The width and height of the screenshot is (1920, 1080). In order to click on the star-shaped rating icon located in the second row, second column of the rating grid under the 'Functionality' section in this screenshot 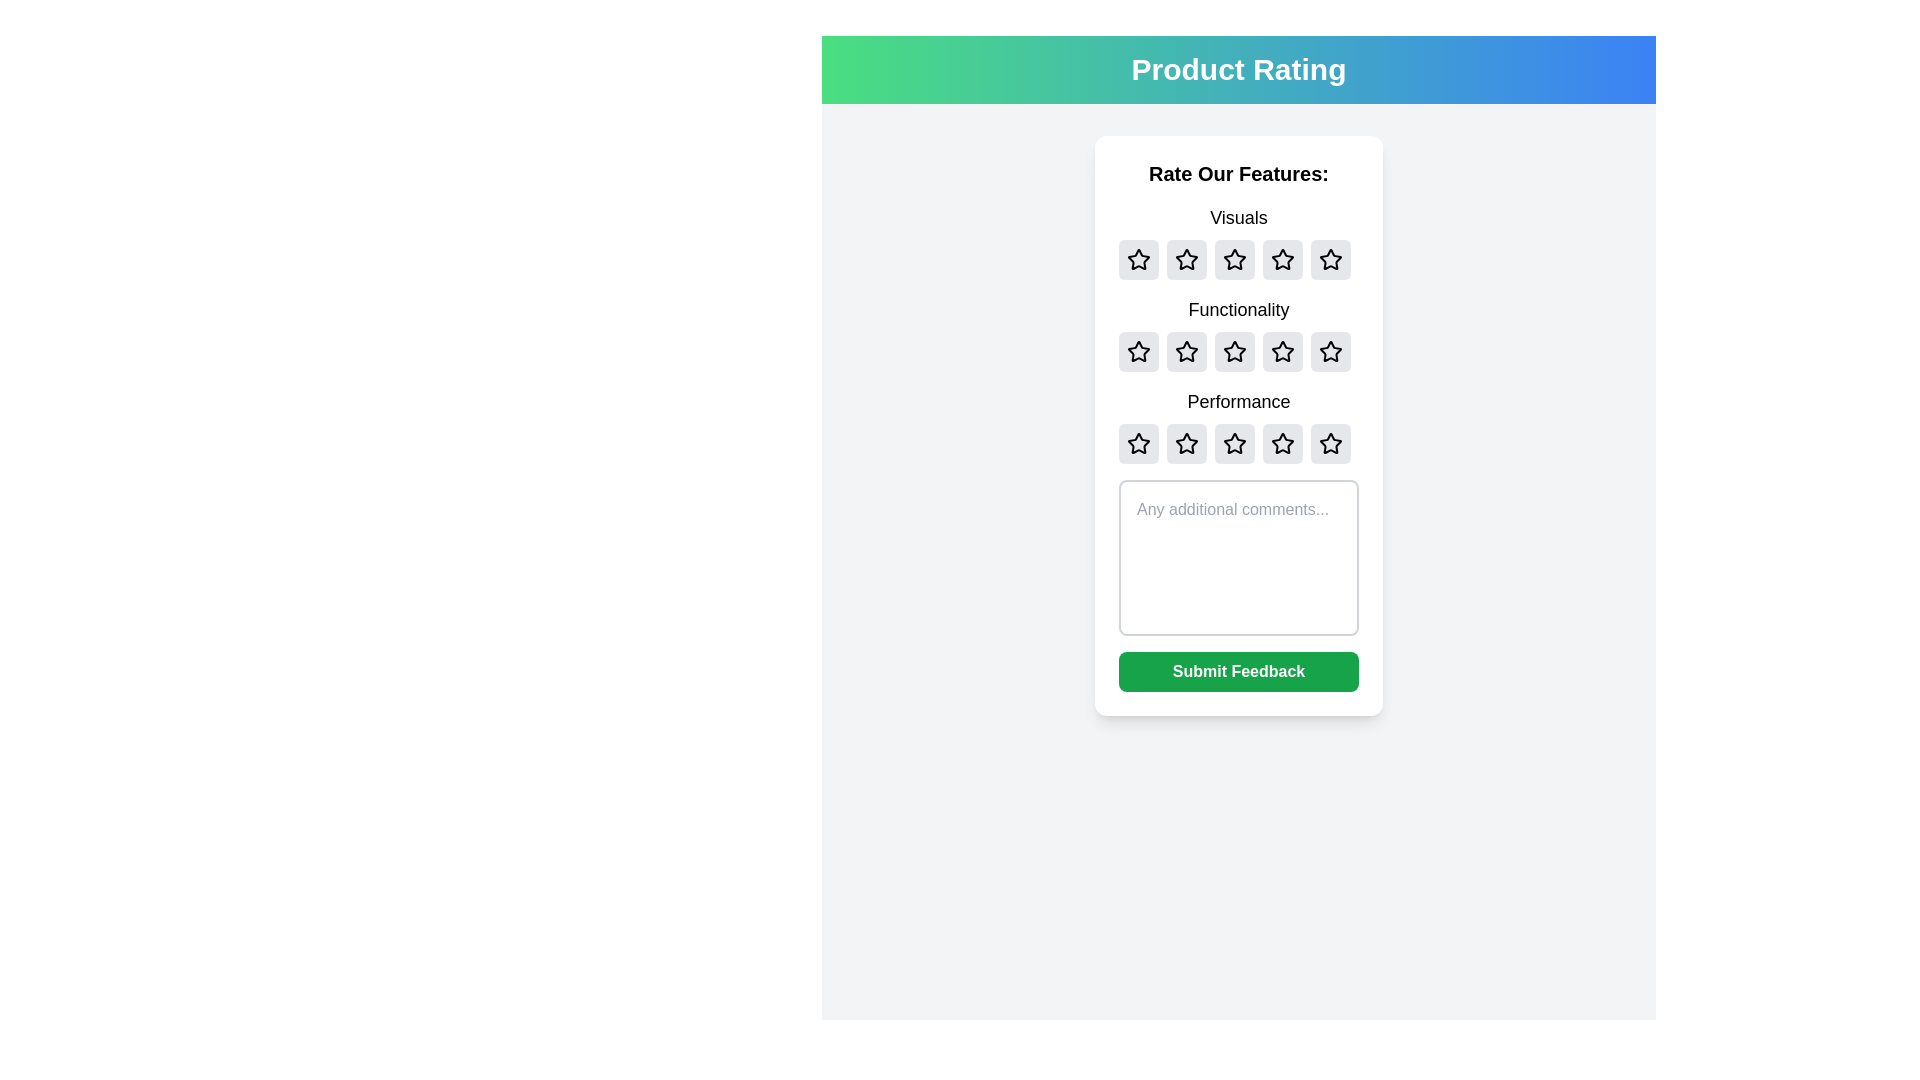, I will do `click(1186, 350)`.